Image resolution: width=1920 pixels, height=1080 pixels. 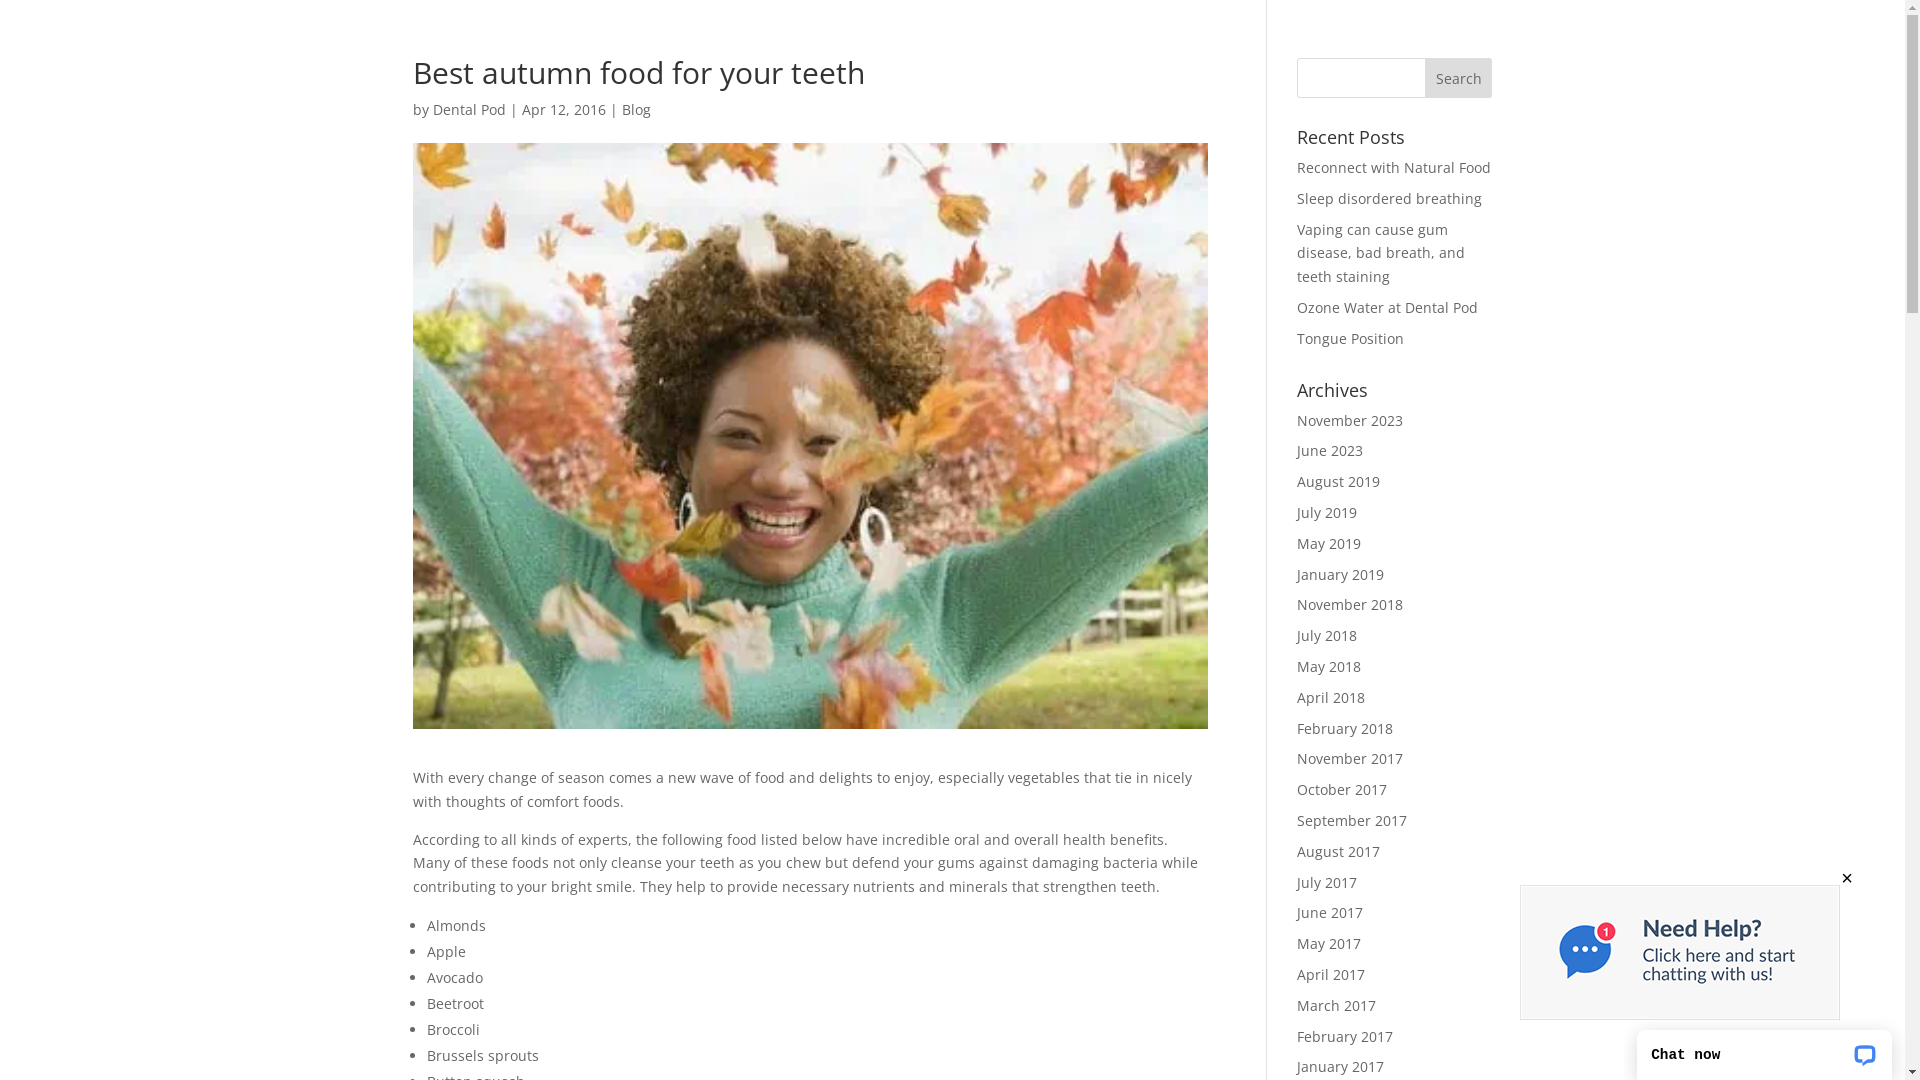 I want to click on 'July 2018', so click(x=1326, y=635).